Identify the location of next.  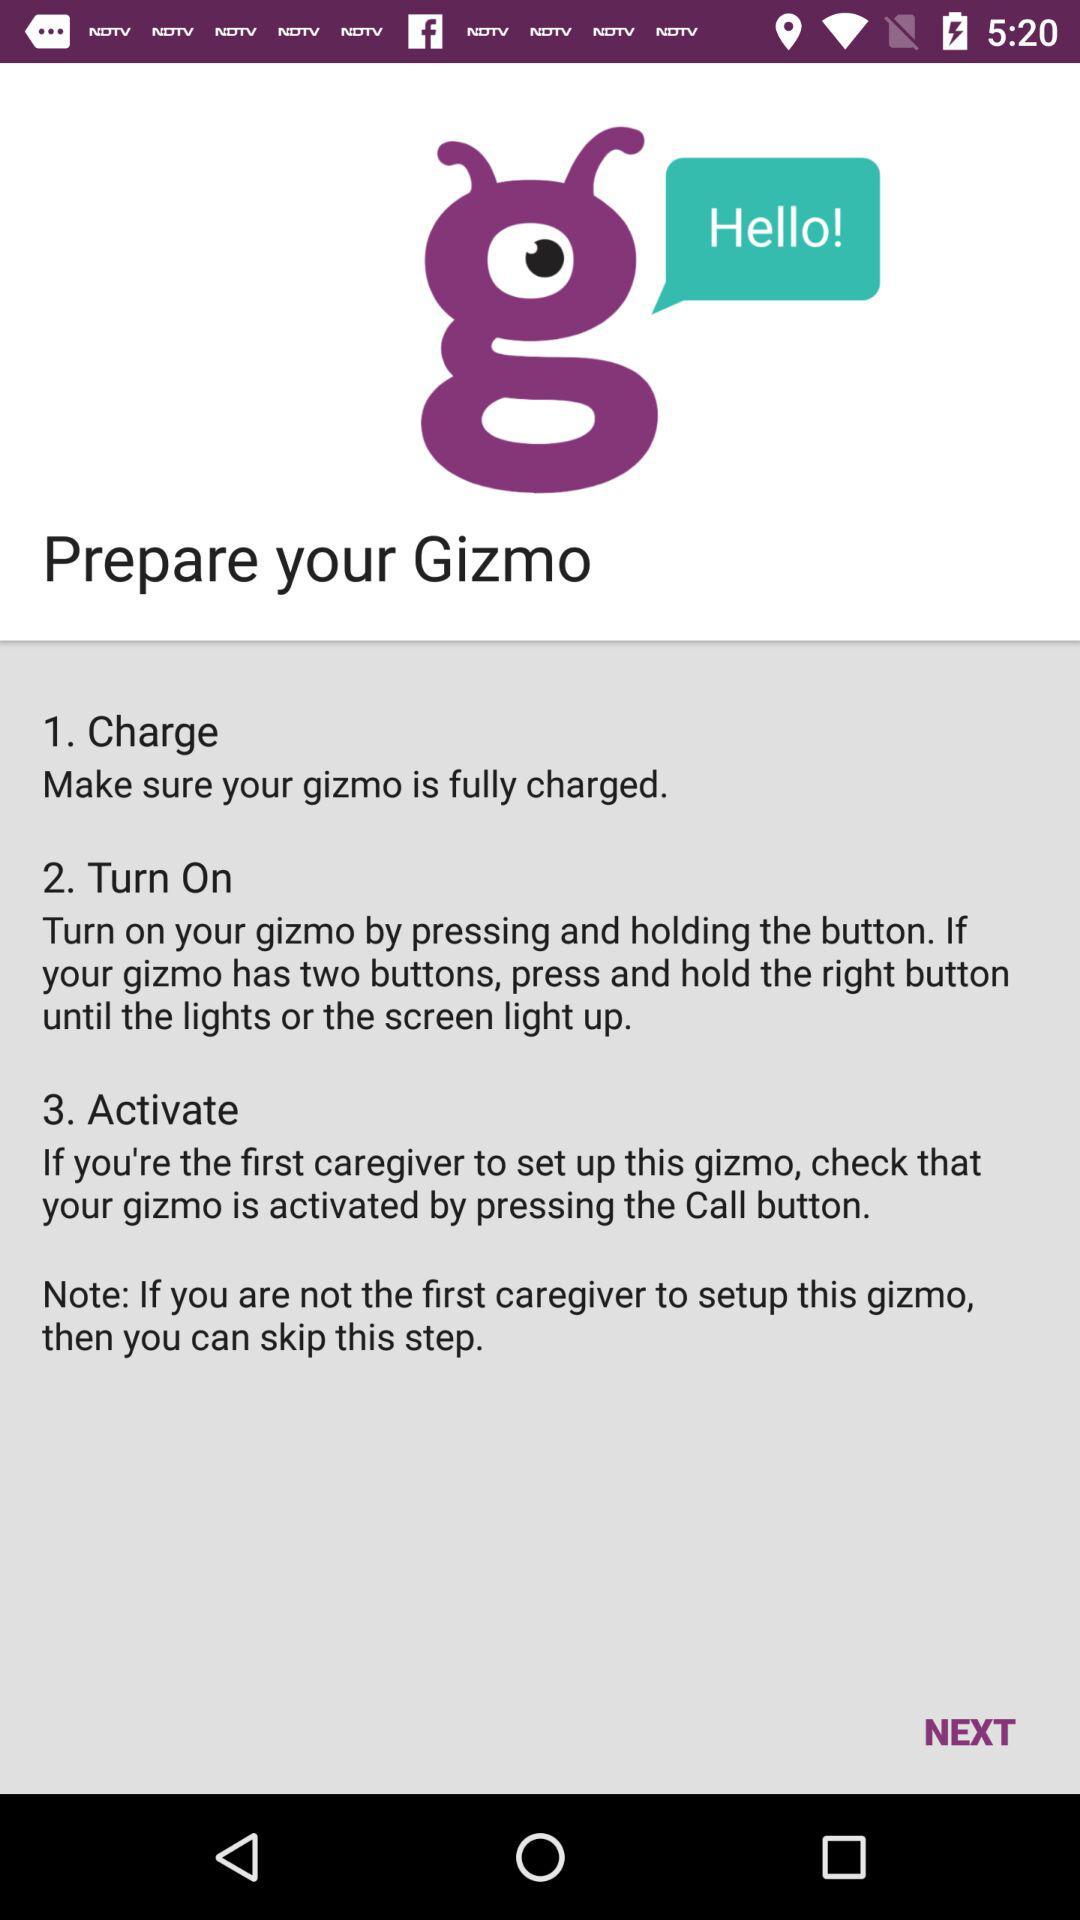
(968, 1730).